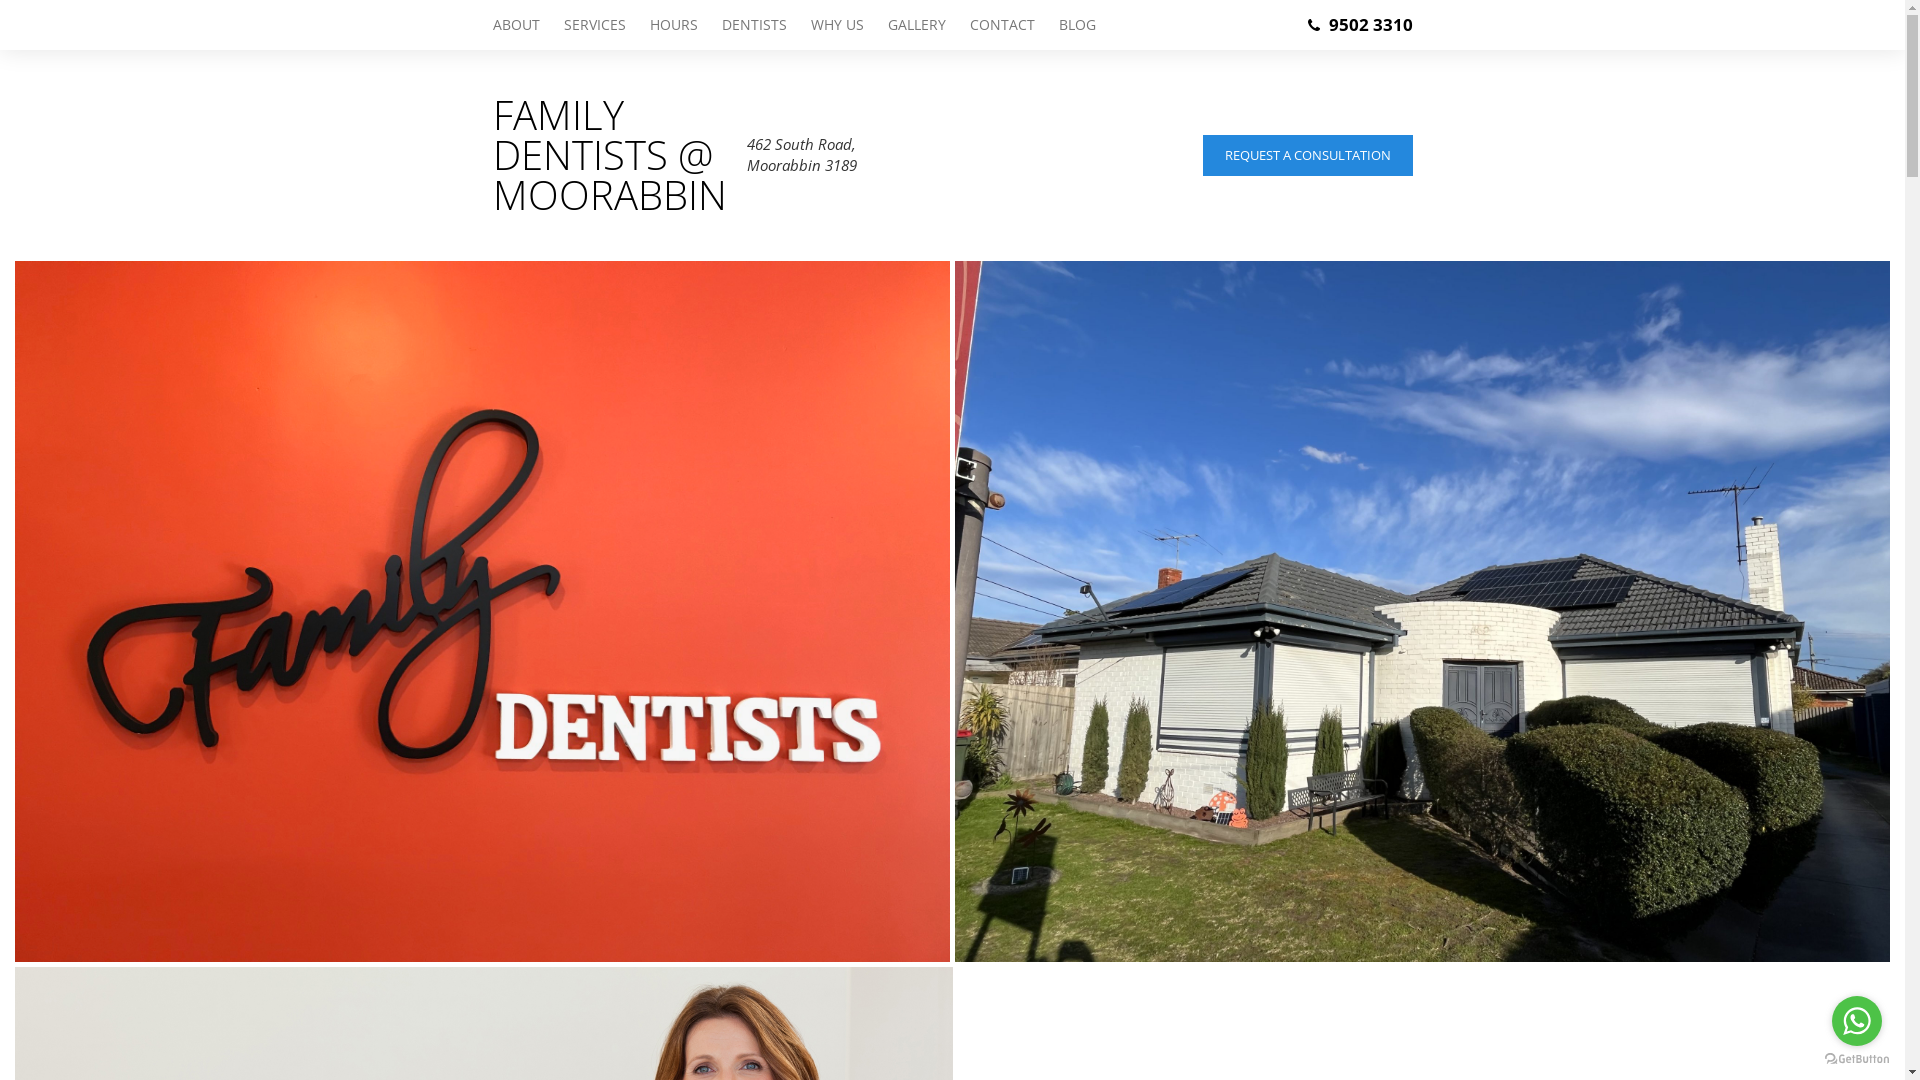 This screenshot has width=1920, height=1080. Describe the element at coordinates (594, 24) in the screenshot. I see `'SERVICES'` at that location.